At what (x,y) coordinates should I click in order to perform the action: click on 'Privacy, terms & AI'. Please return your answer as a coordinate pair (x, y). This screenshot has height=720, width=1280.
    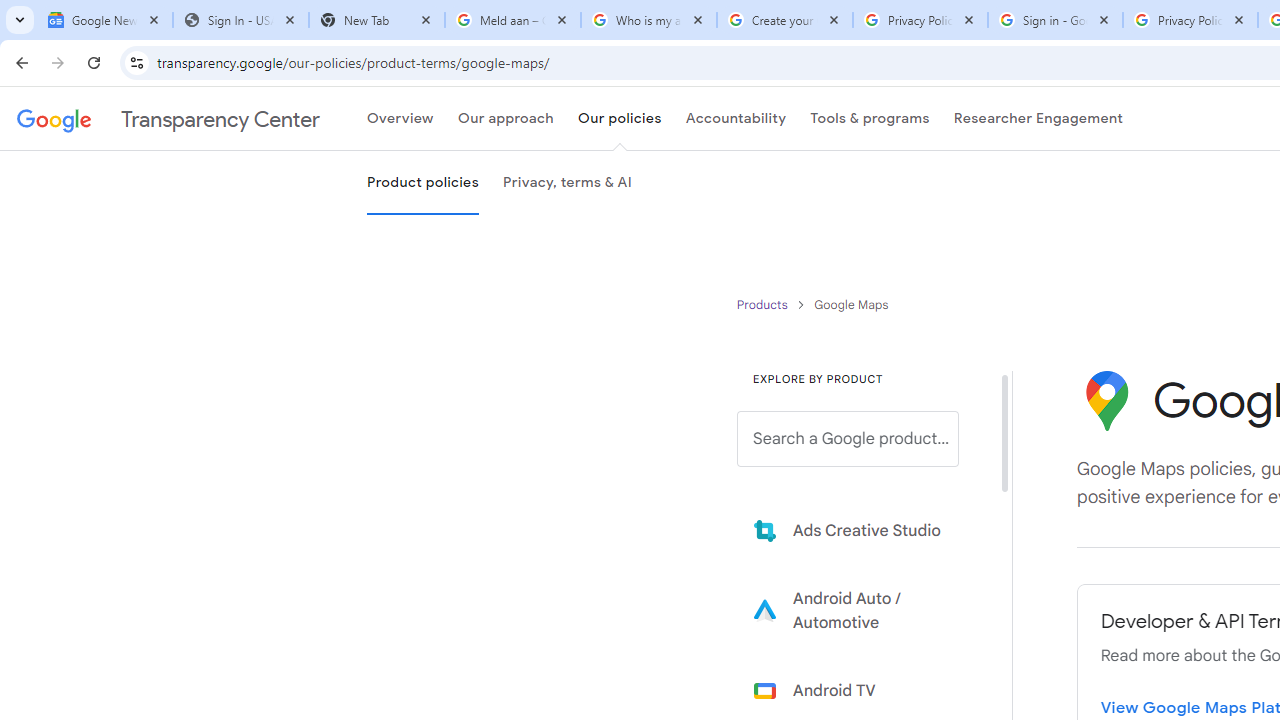
    Looking at the image, I should click on (566, 183).